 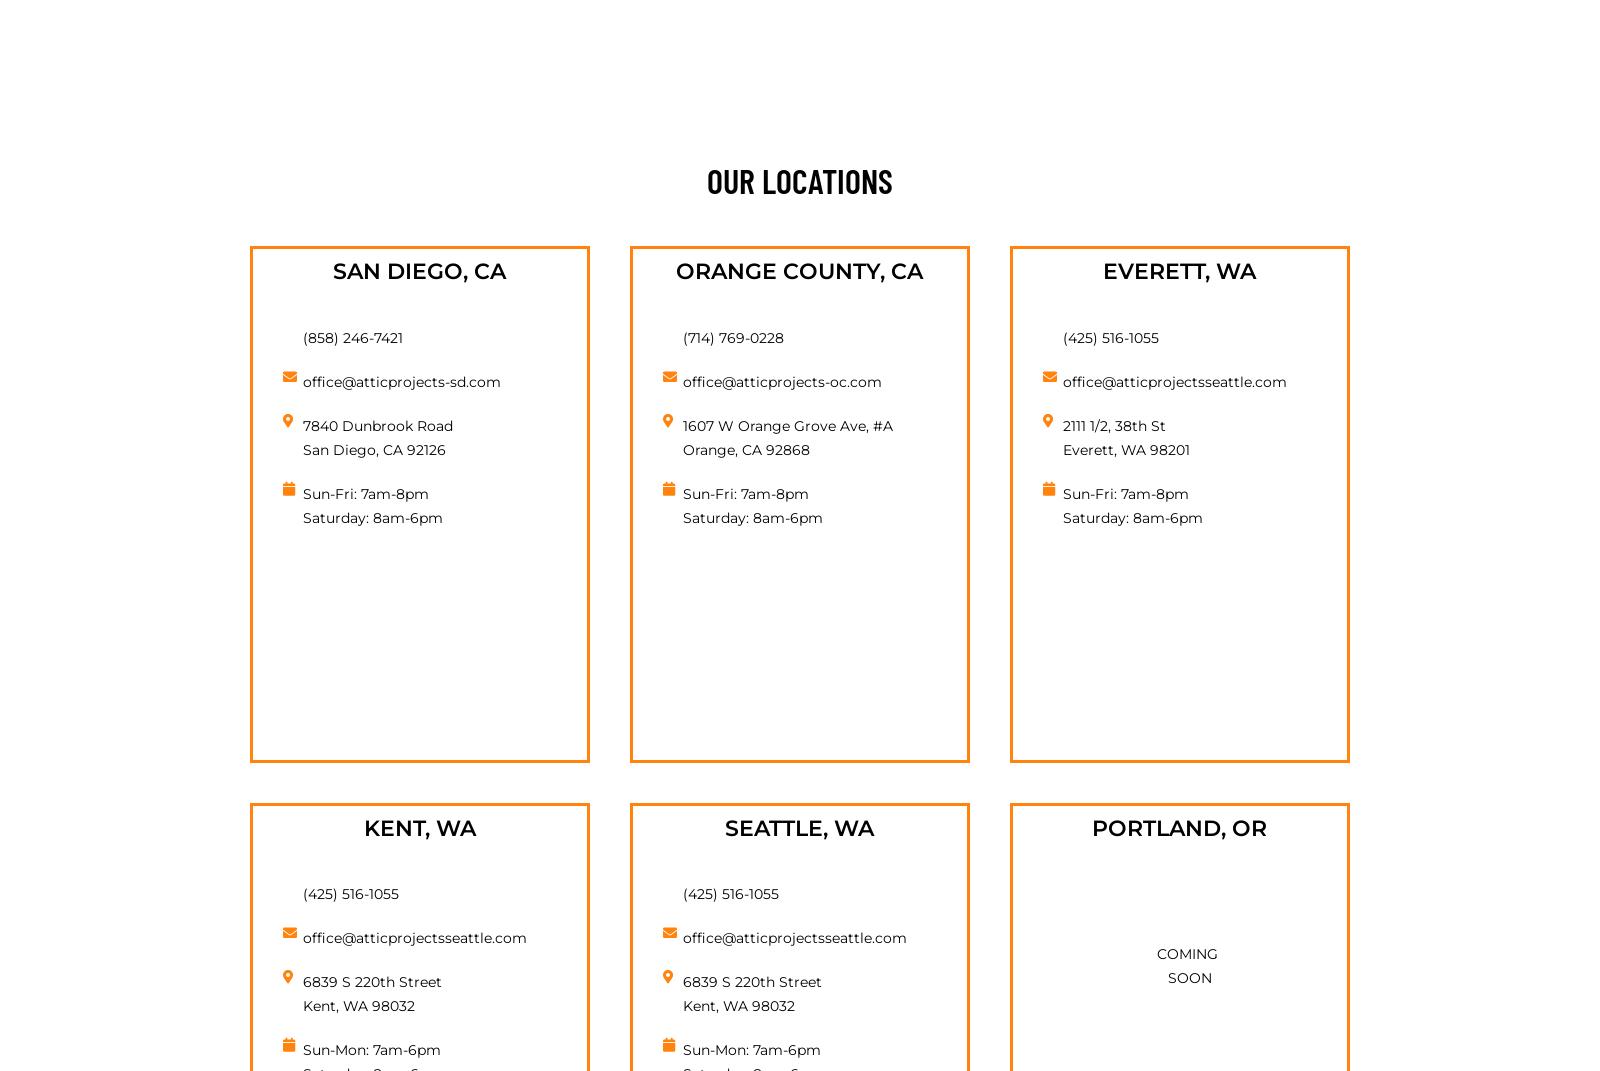 I want to click on 'Portland, OR', so click(x=1092, y=826).